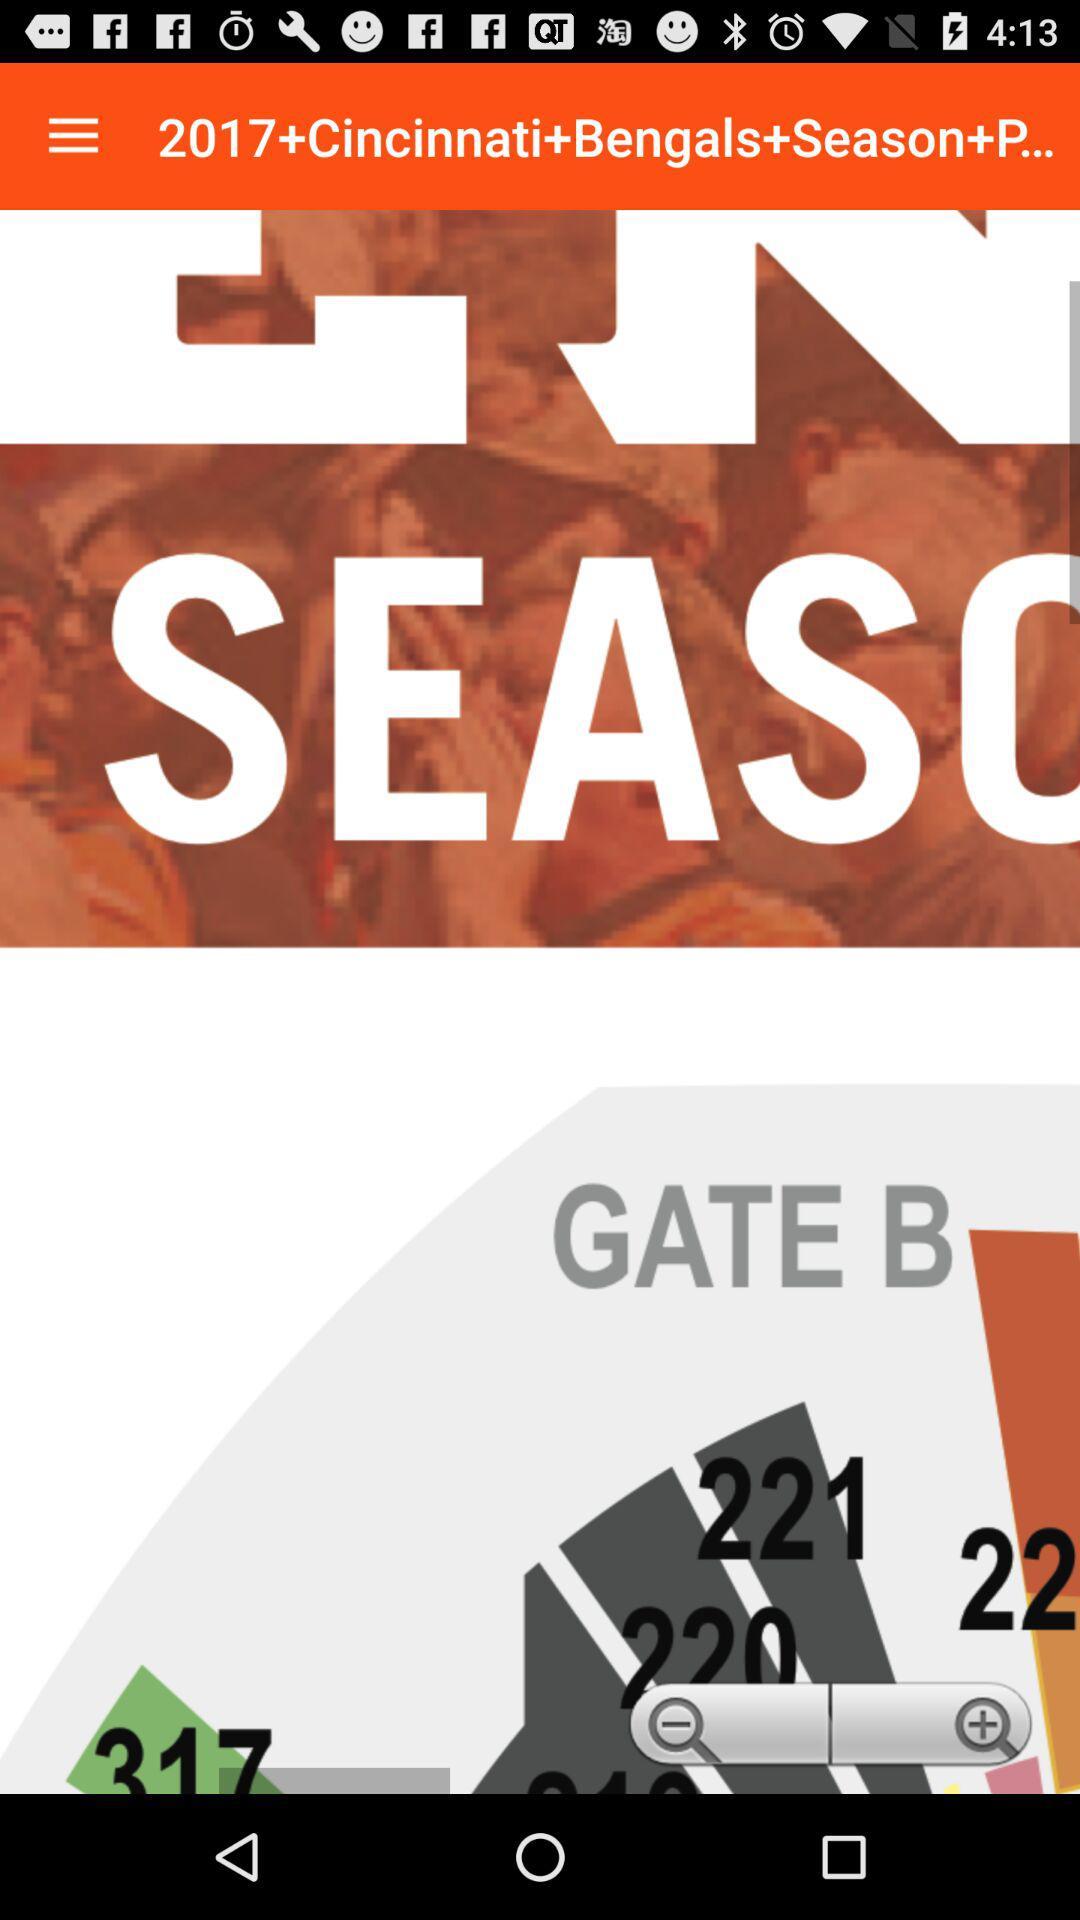  What do you see at coordinates (72, 135) in the screenshot?
I see `navigation menu` at bounding box center [72, 135].